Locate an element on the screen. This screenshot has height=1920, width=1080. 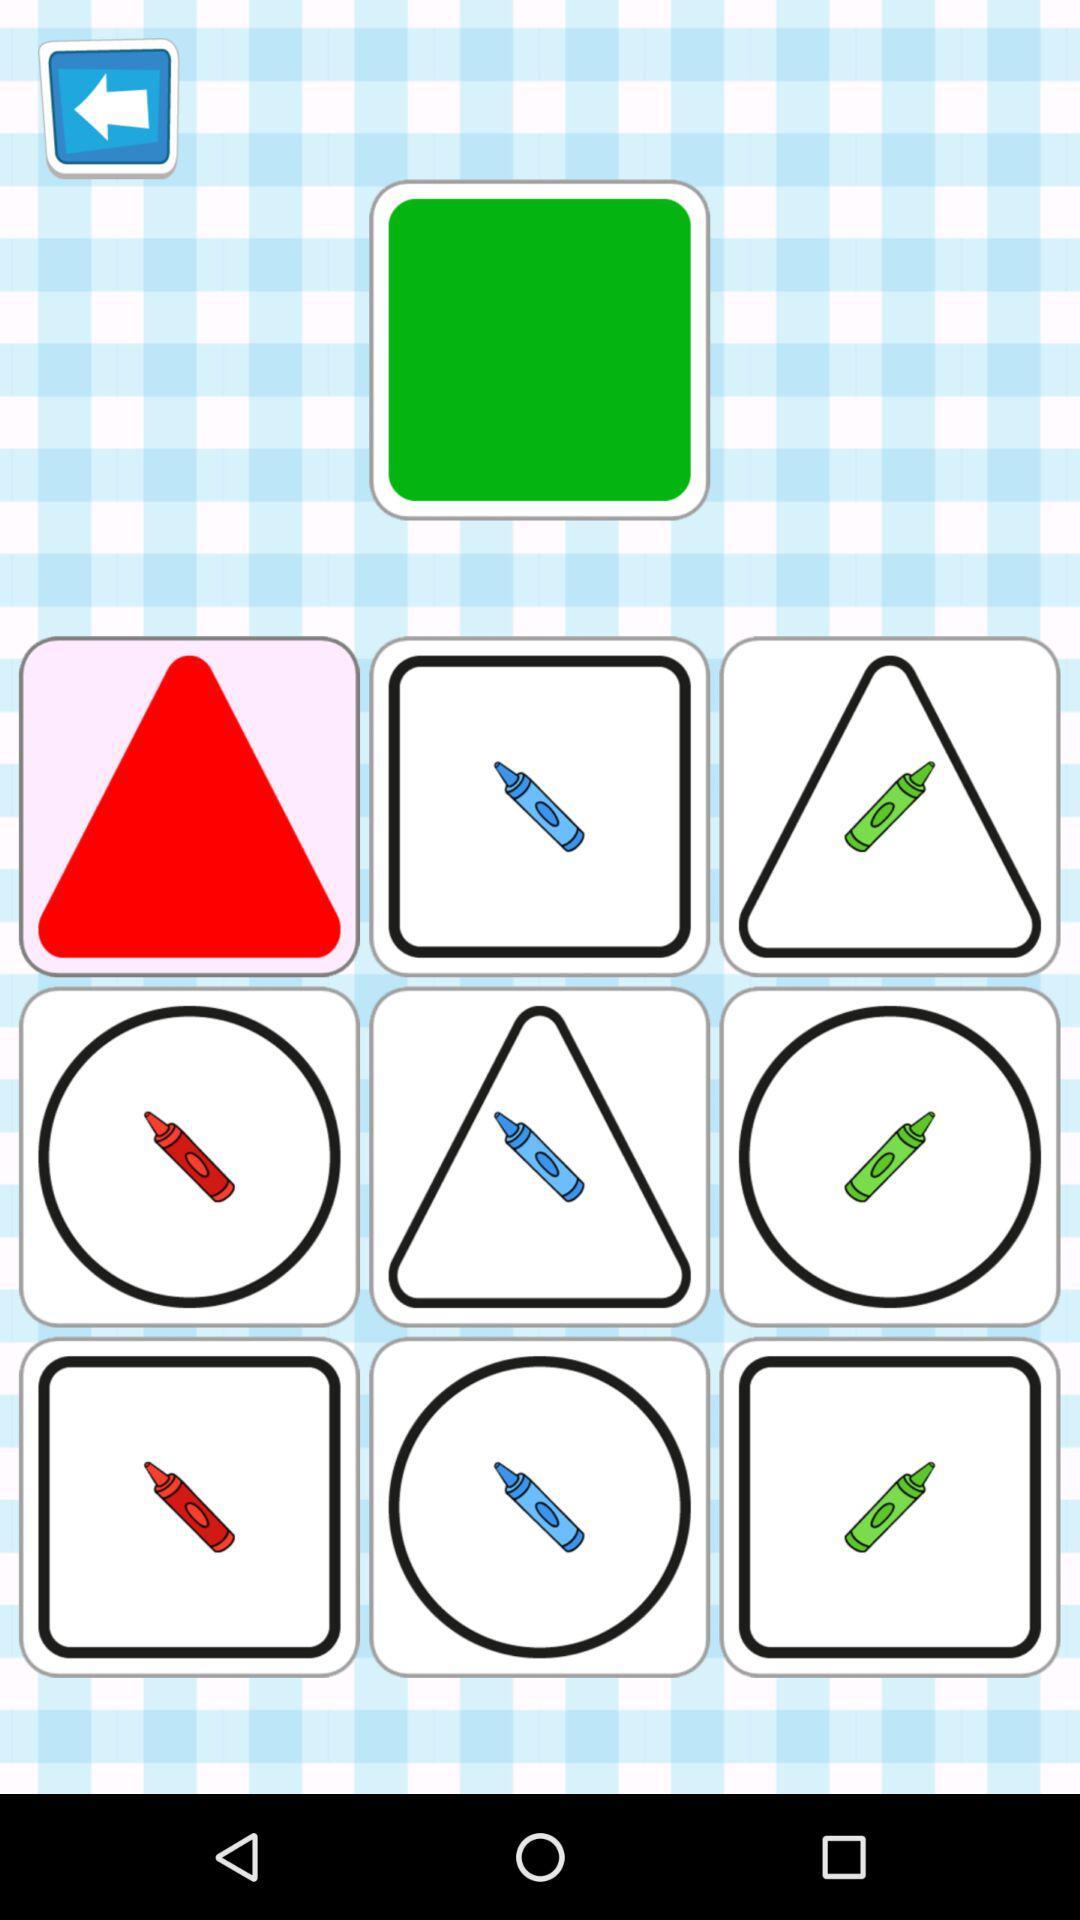
previous is located at coordinates (108, 107).